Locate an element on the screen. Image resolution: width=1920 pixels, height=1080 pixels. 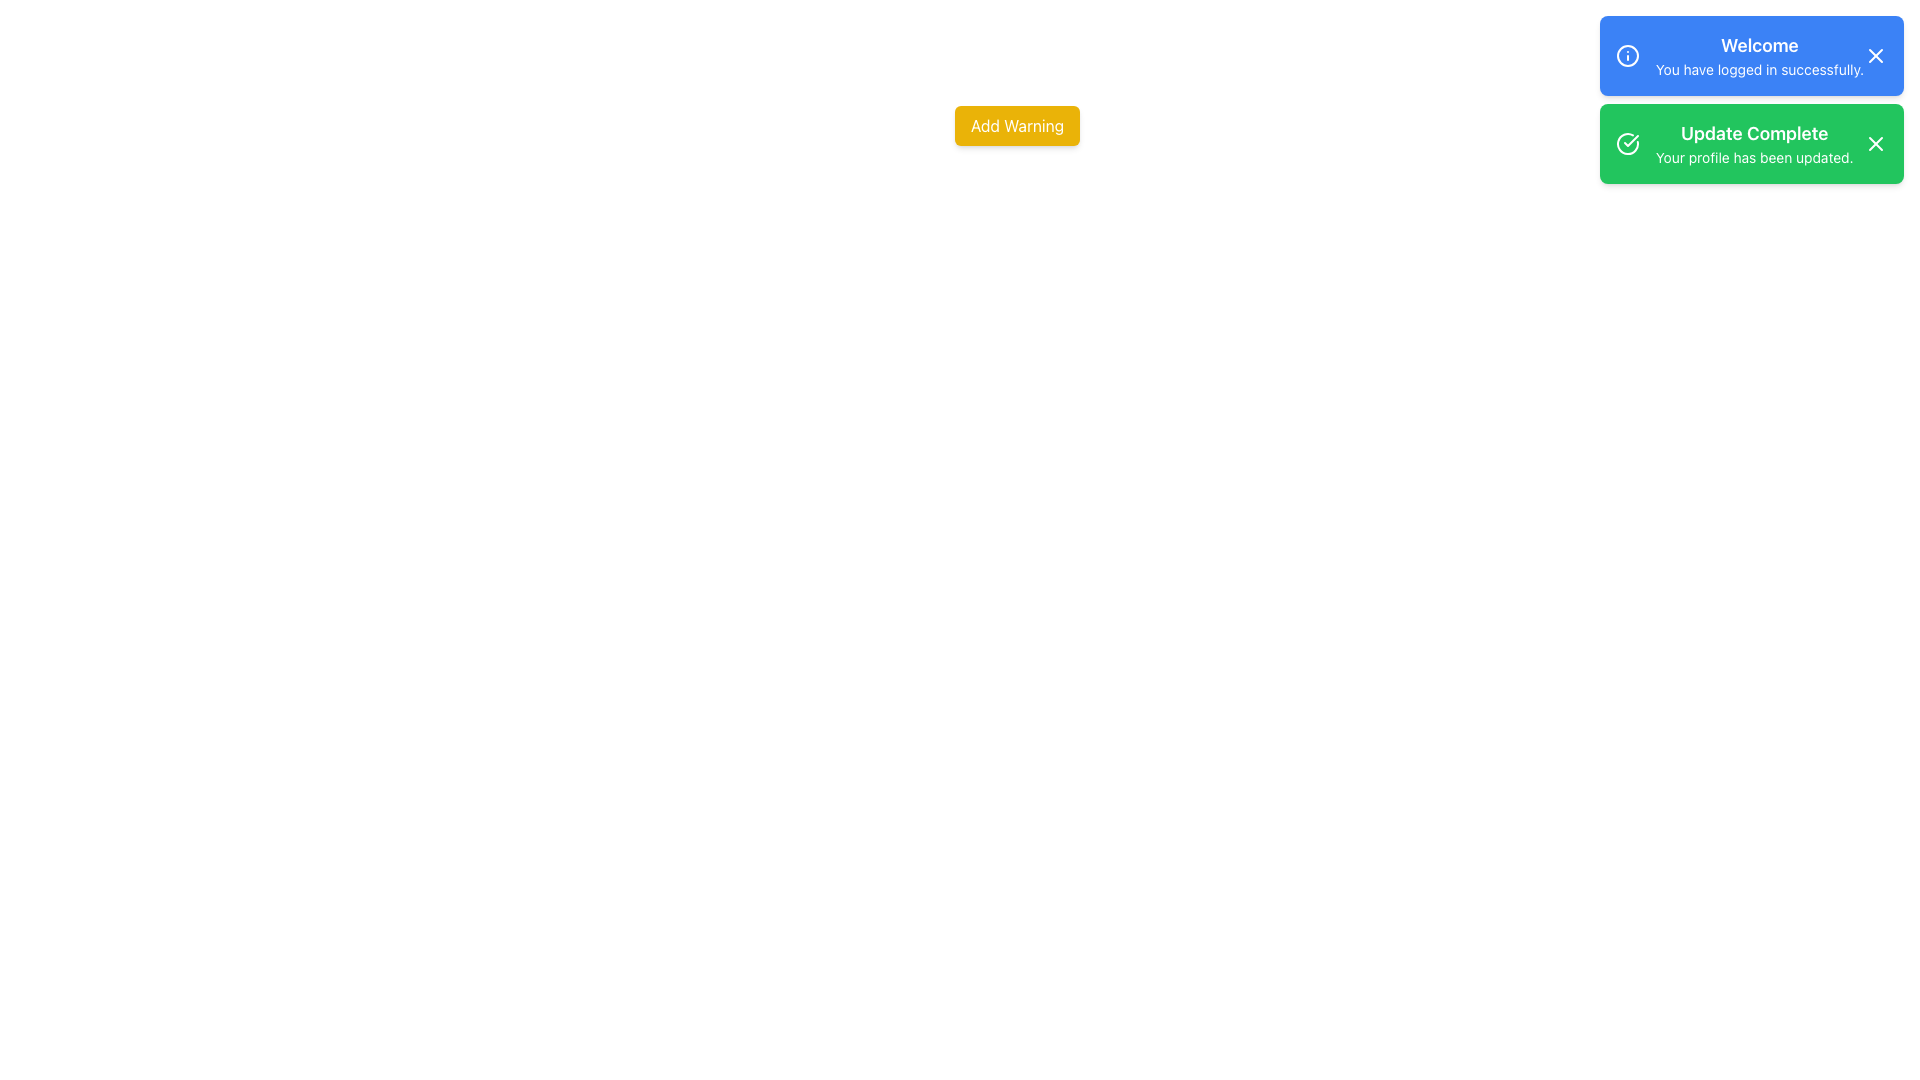
the close ('X') icon button located at the rightmost end of the blue notification banner is located at coordinates (1875, 55).